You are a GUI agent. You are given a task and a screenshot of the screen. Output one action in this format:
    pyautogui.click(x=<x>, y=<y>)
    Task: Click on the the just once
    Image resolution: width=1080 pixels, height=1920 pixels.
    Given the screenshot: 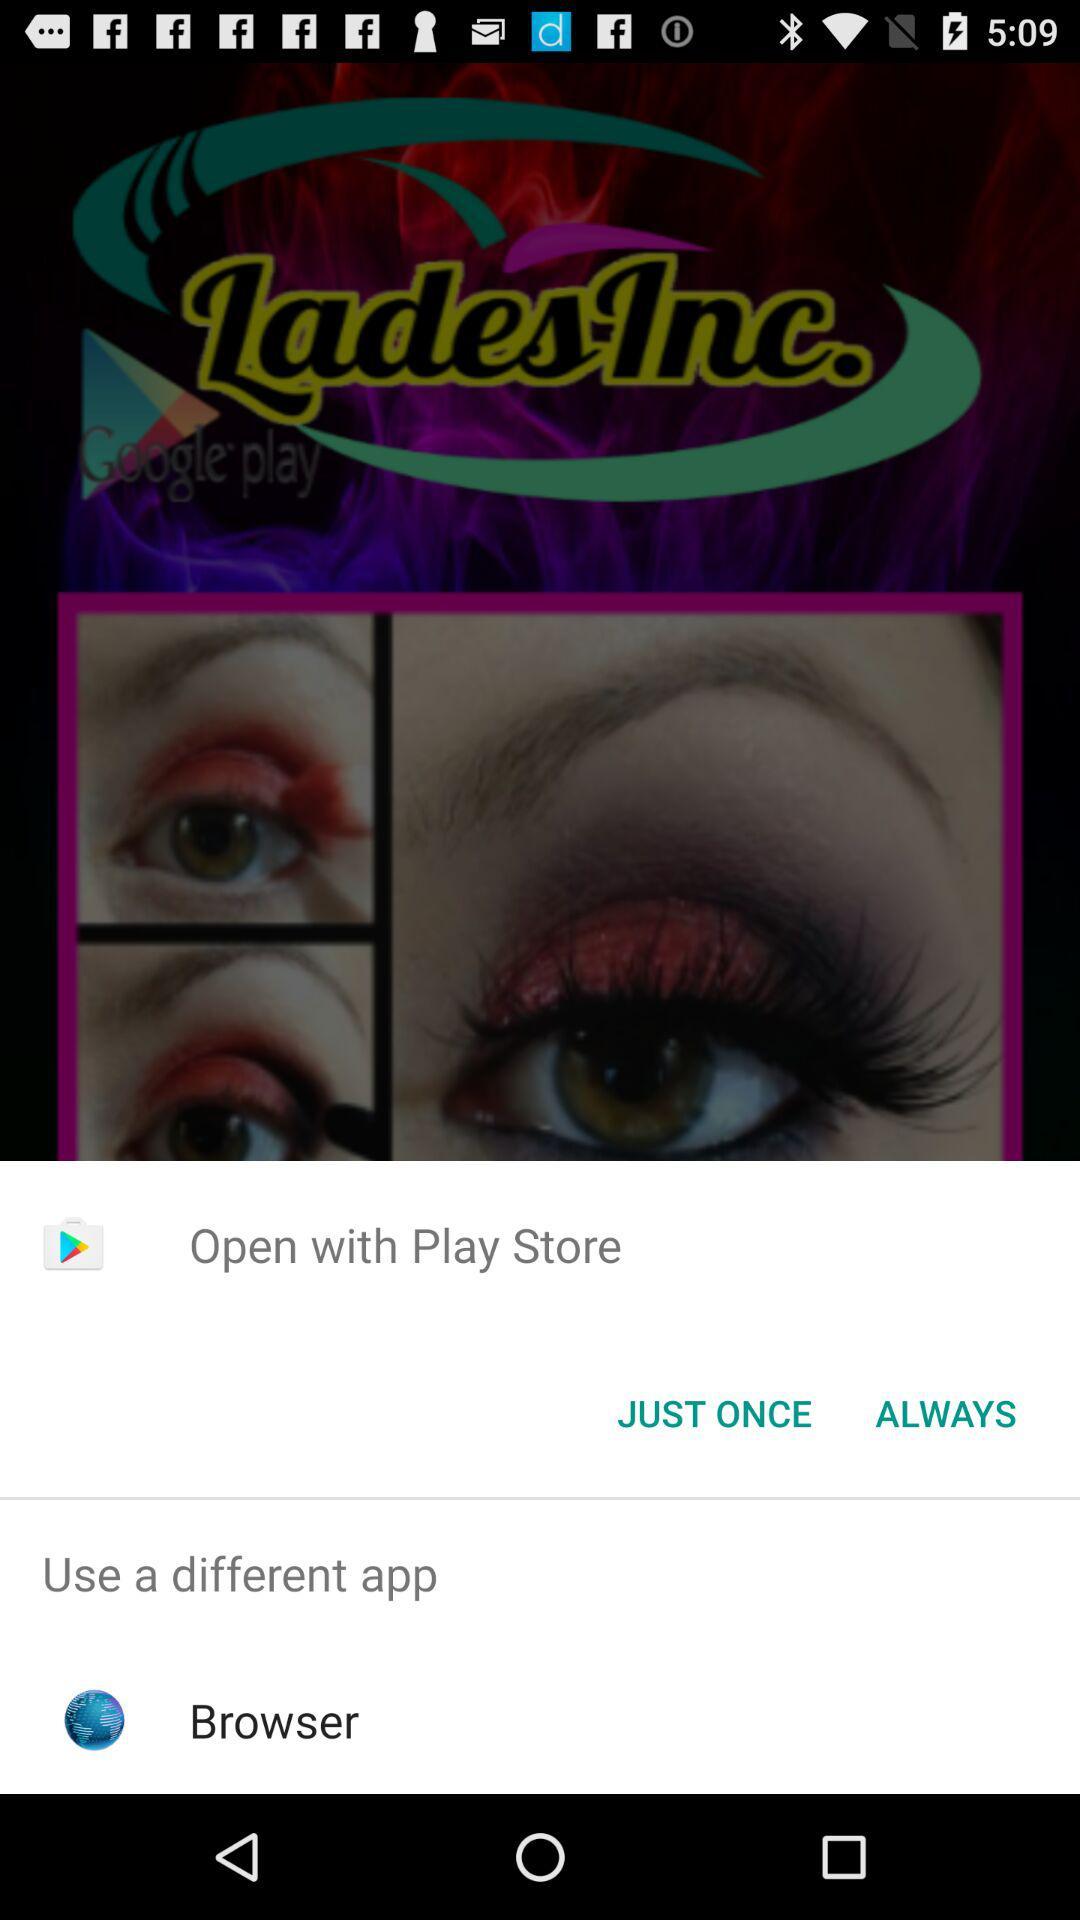 What is the action you would take?
    pyautogui.click(x=713, y=1411)
    